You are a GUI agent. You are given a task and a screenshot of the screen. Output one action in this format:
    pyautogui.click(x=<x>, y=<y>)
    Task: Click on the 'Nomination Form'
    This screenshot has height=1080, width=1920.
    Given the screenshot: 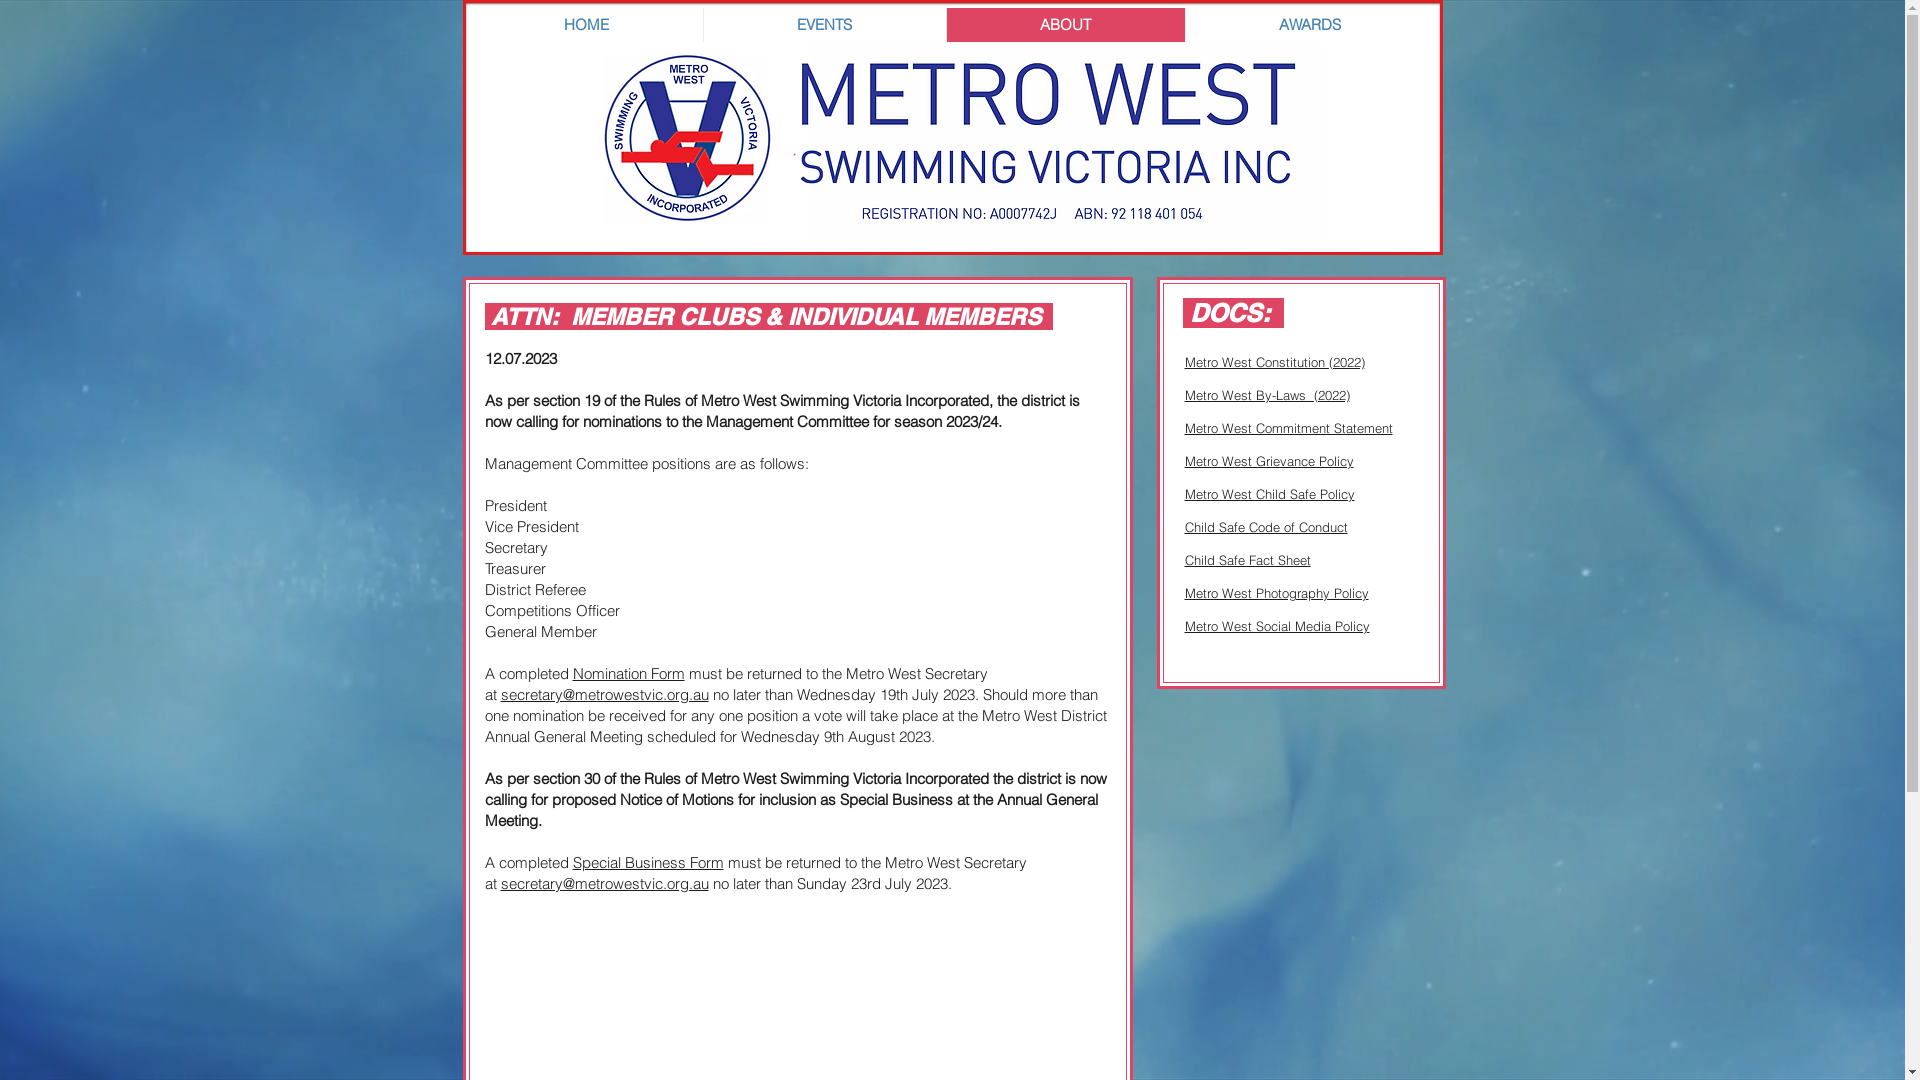 What is the action you would take?
    pyautogui.click(x=627, y=673)
    